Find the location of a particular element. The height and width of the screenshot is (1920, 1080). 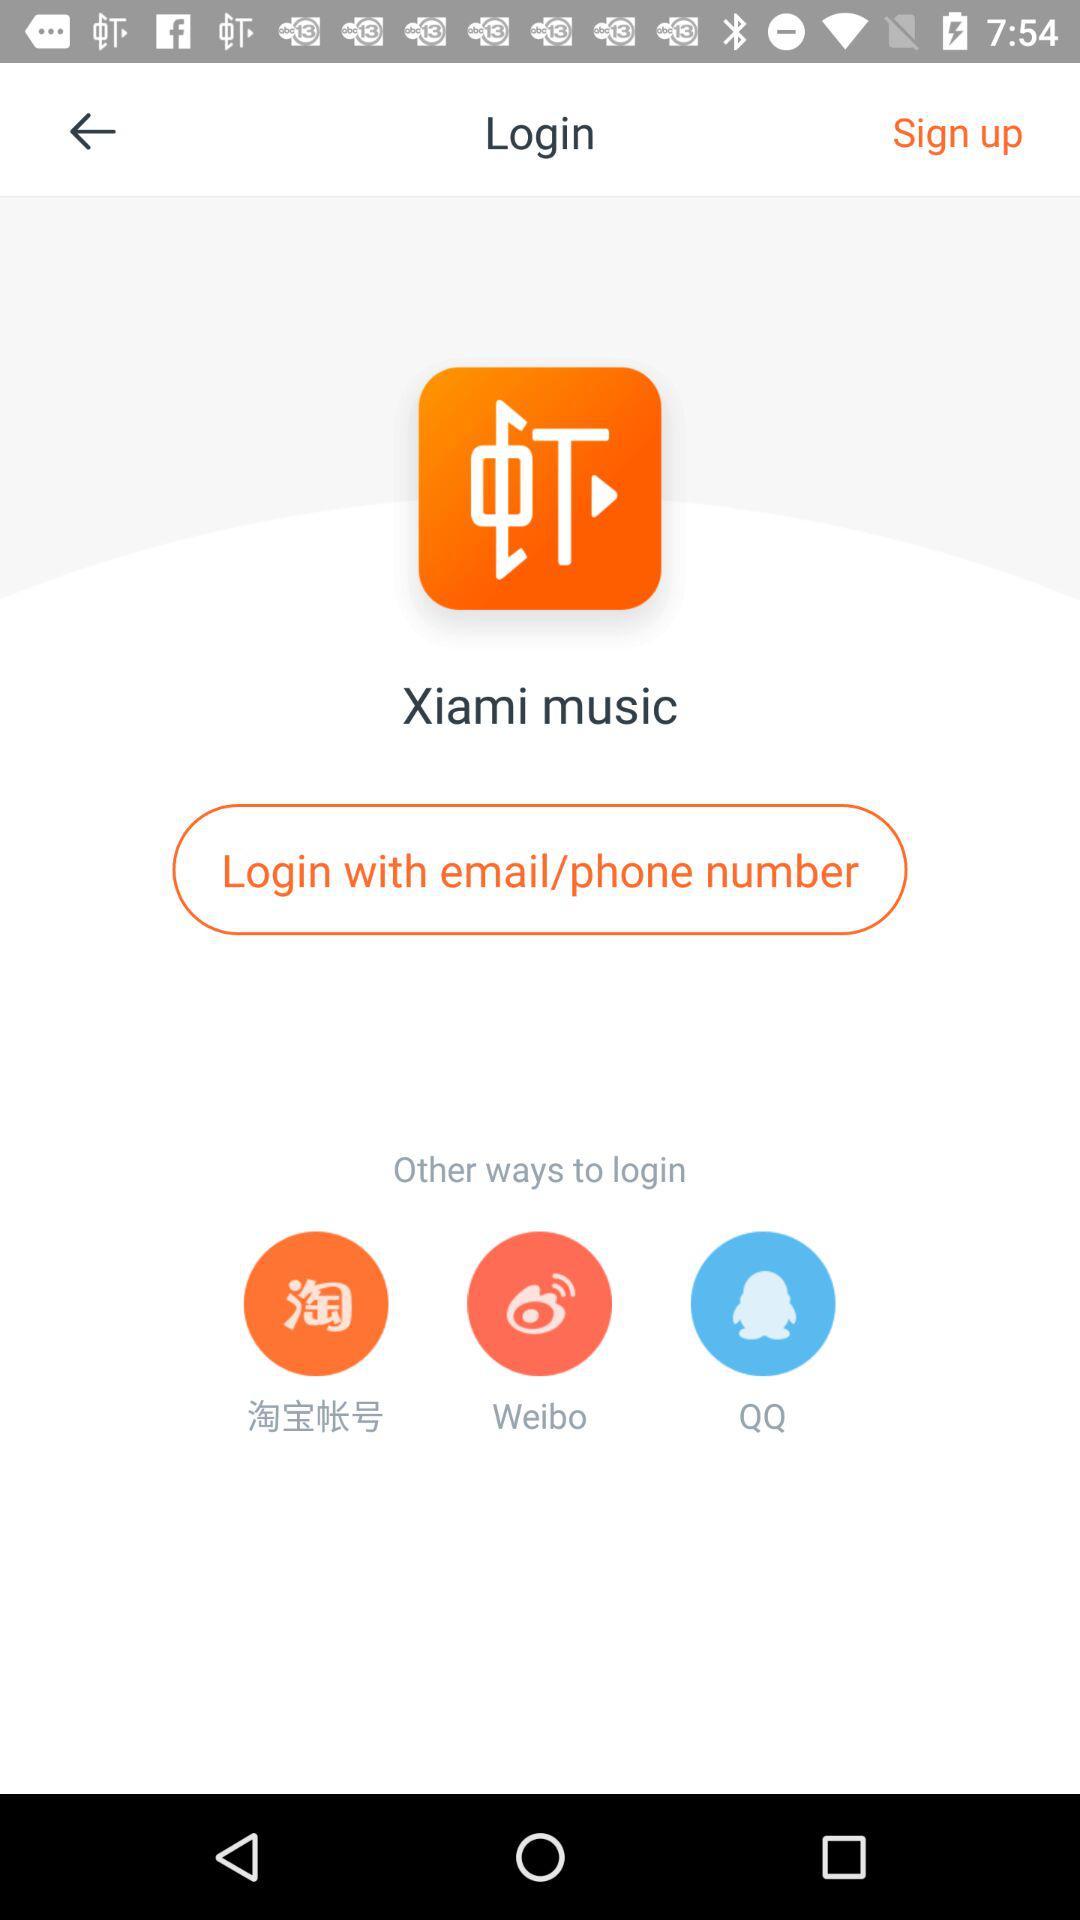

item next to weibo is located at coordinates (763, 1334).